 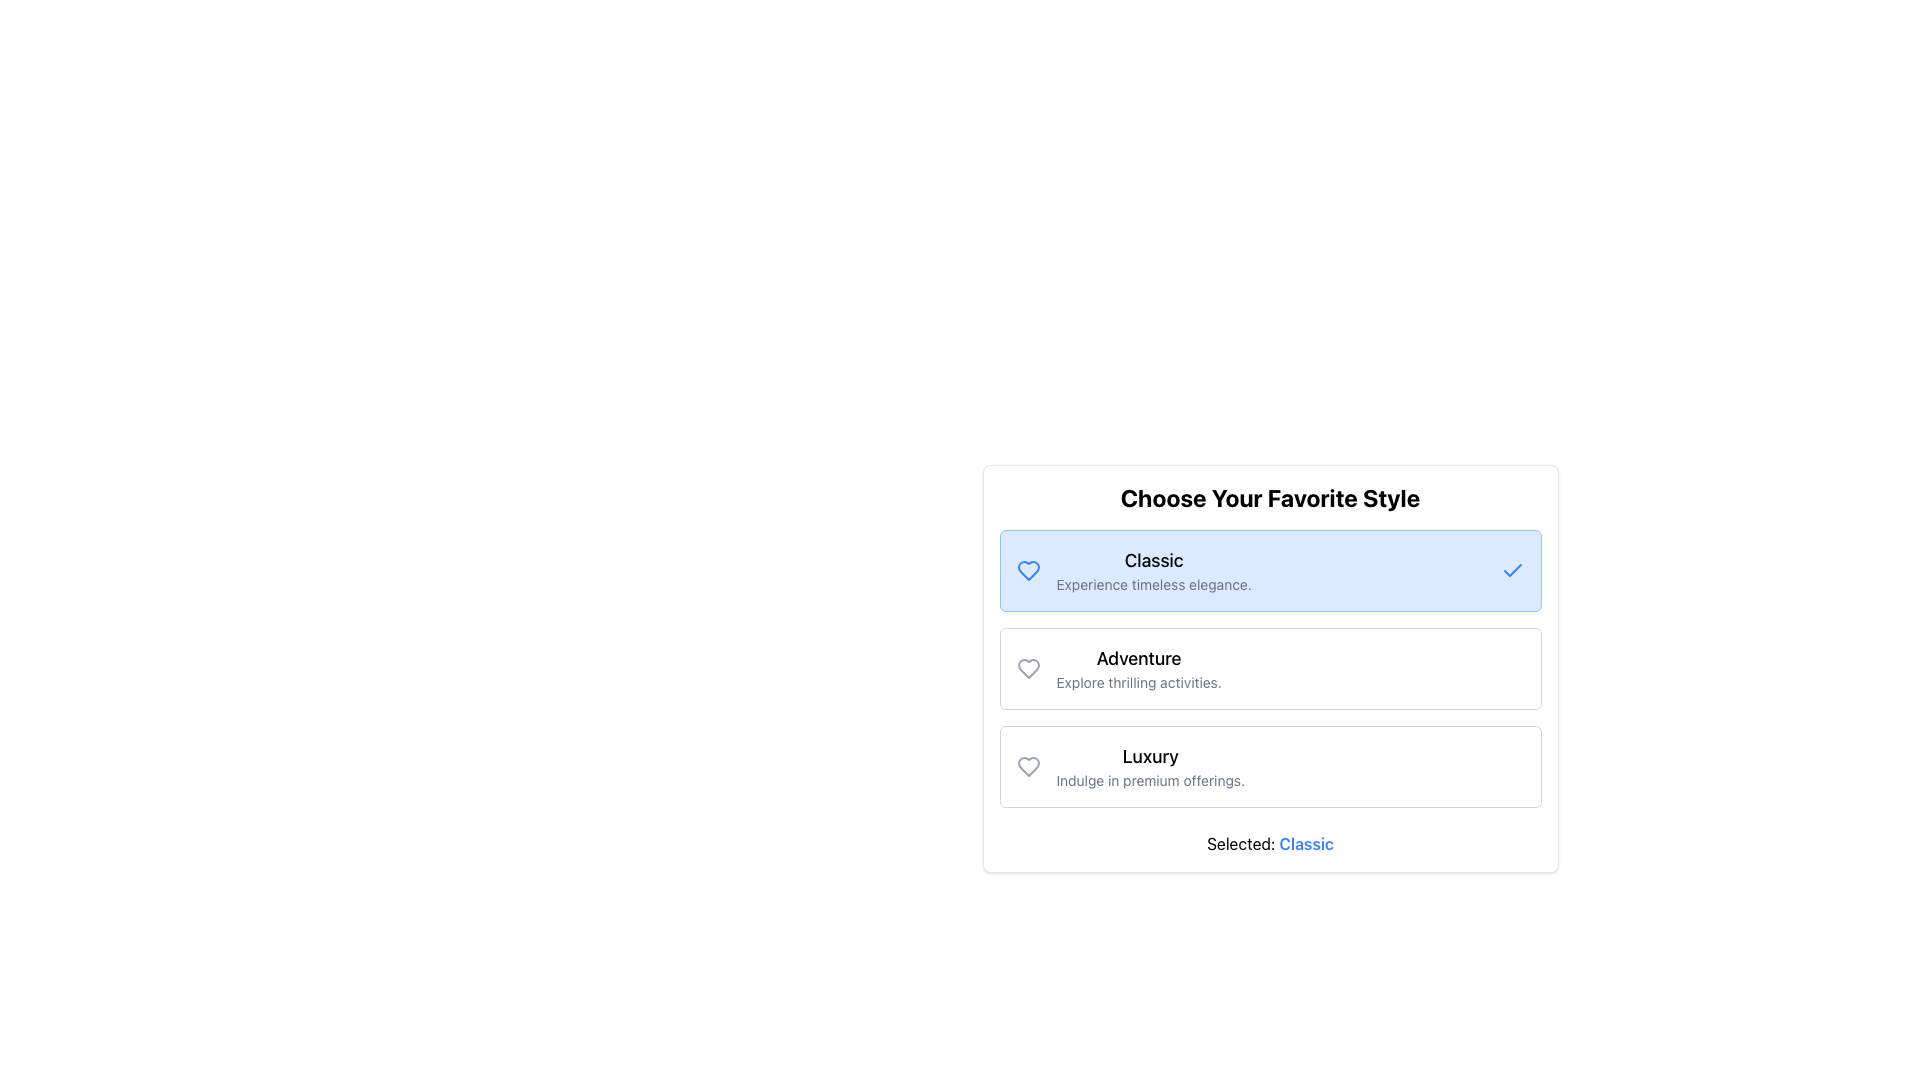 What do you see at coordinates (1154, 585) in the screenshot?
I see `the static text element that describes the 'Classic' option, which is located beneath the title 'Classic' in the options list` at bounding box center [1154, 585].